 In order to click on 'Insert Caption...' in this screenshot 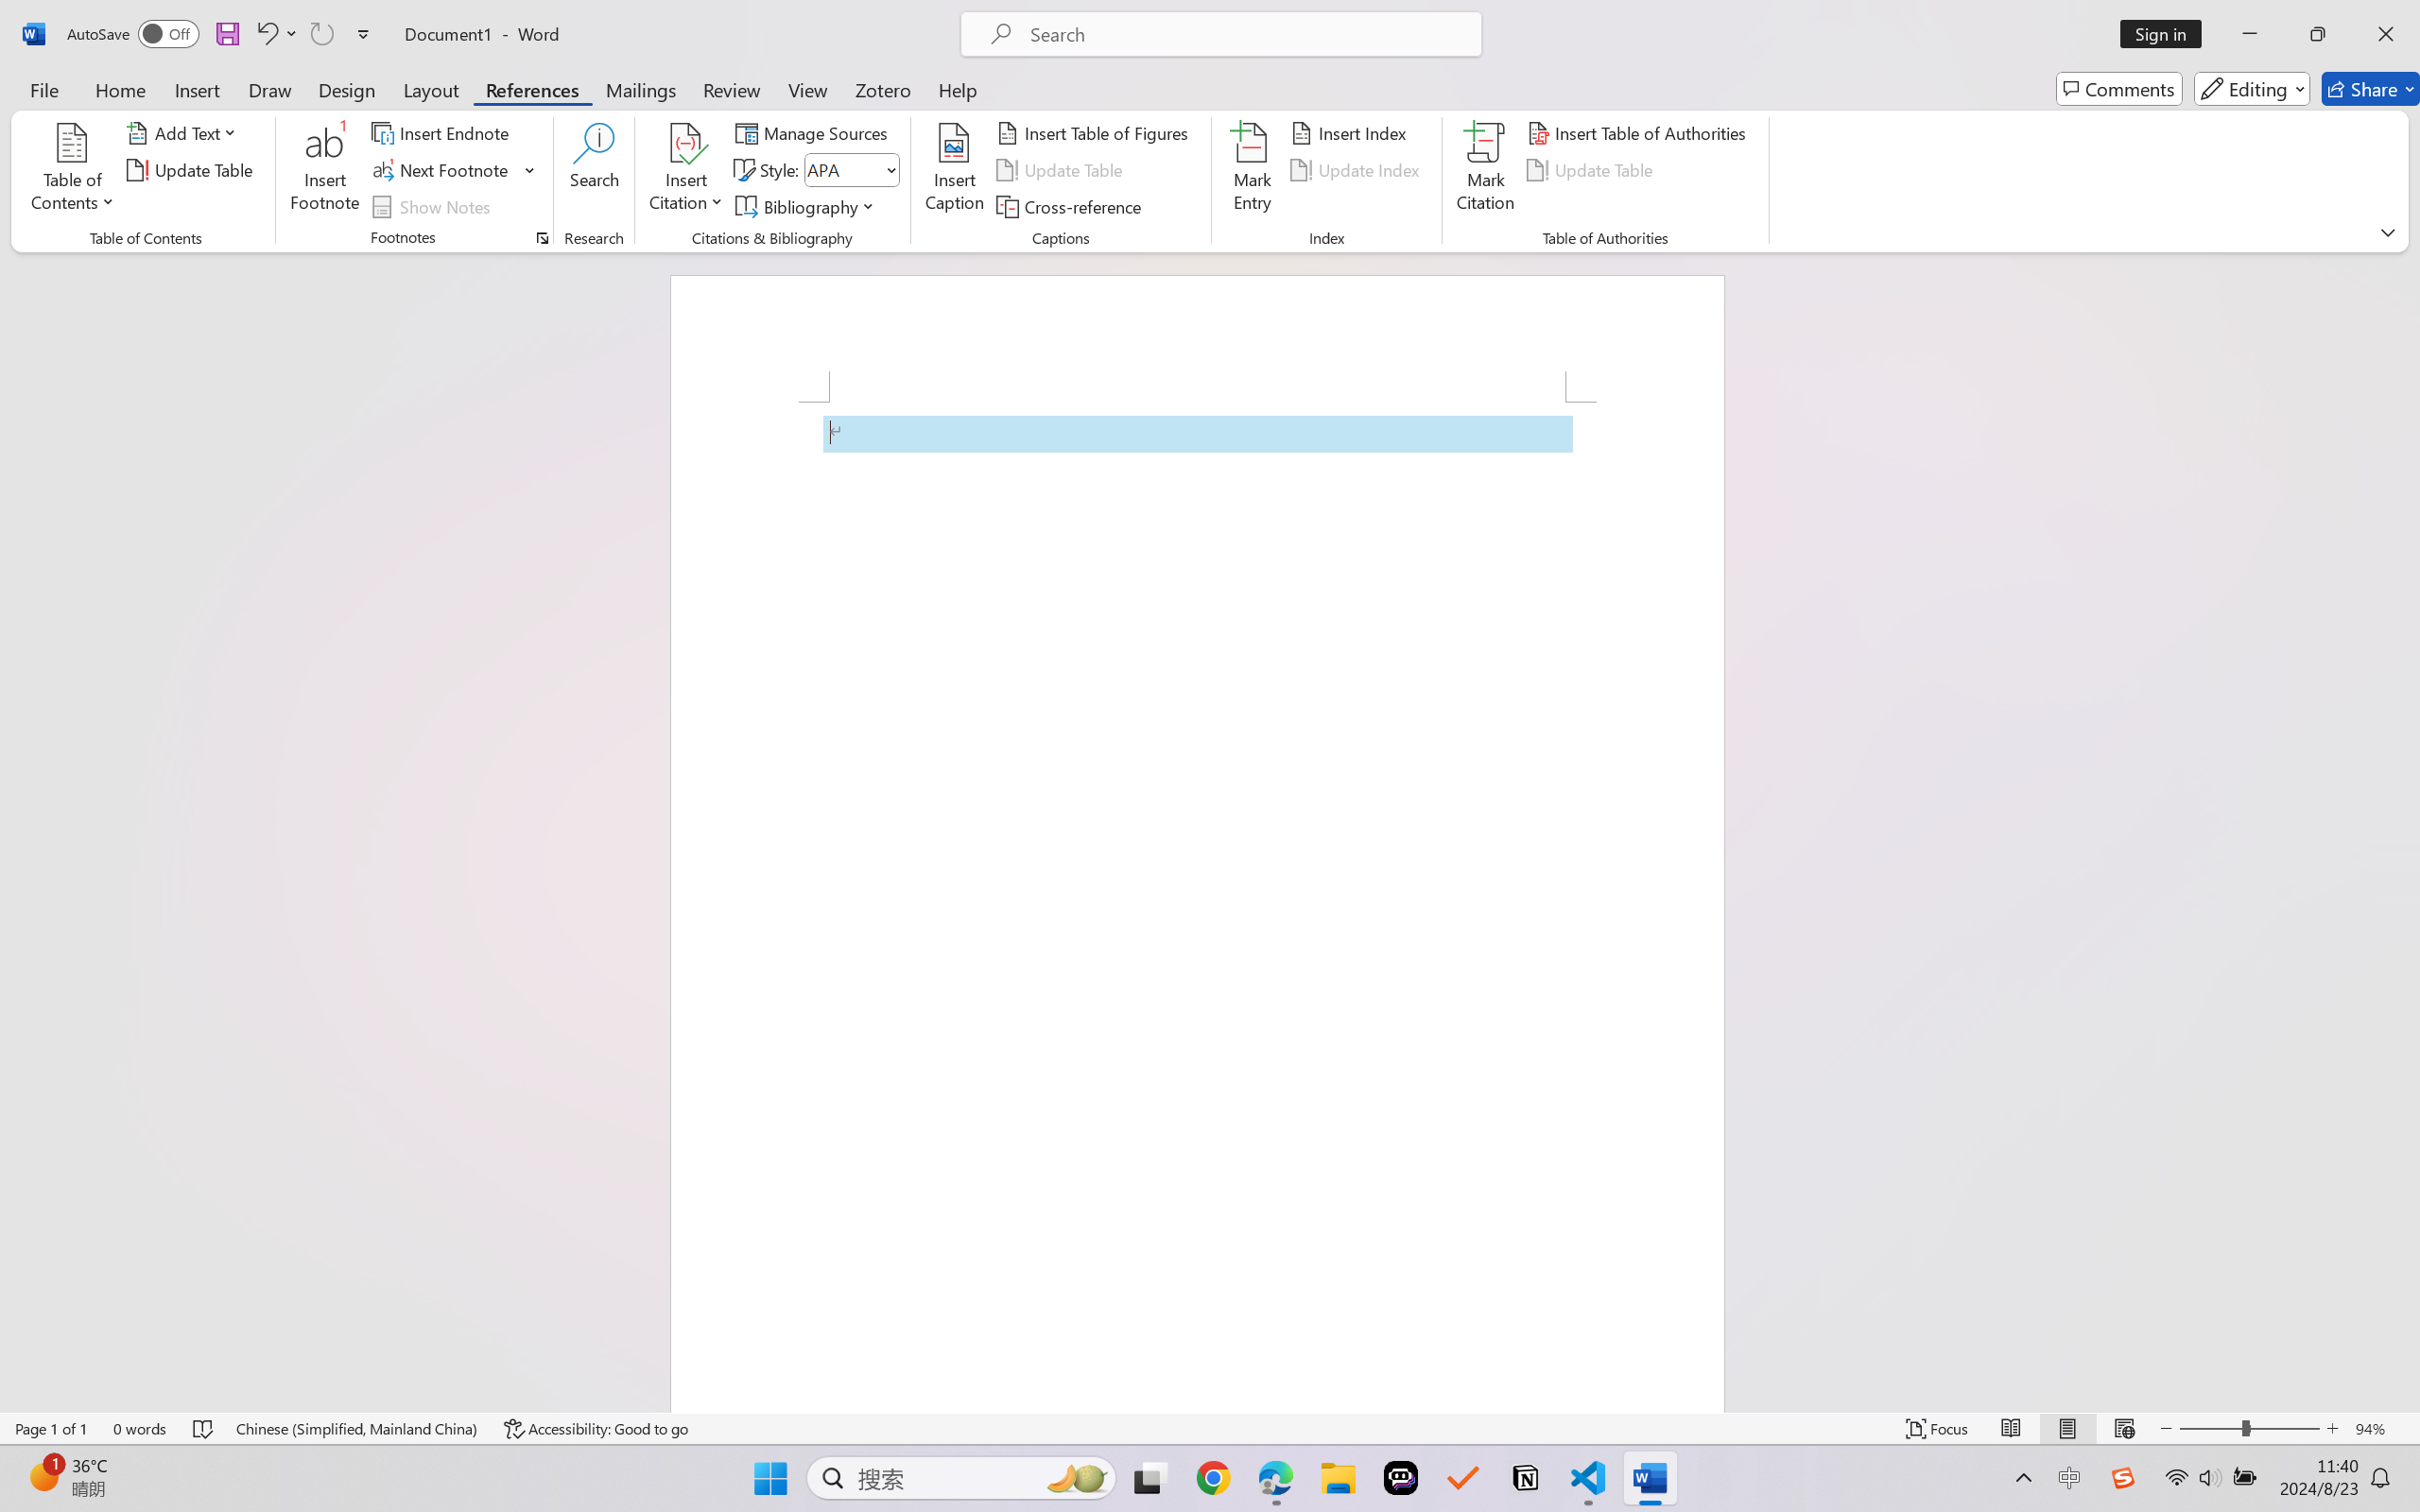, I will do `click(954, 170)`.